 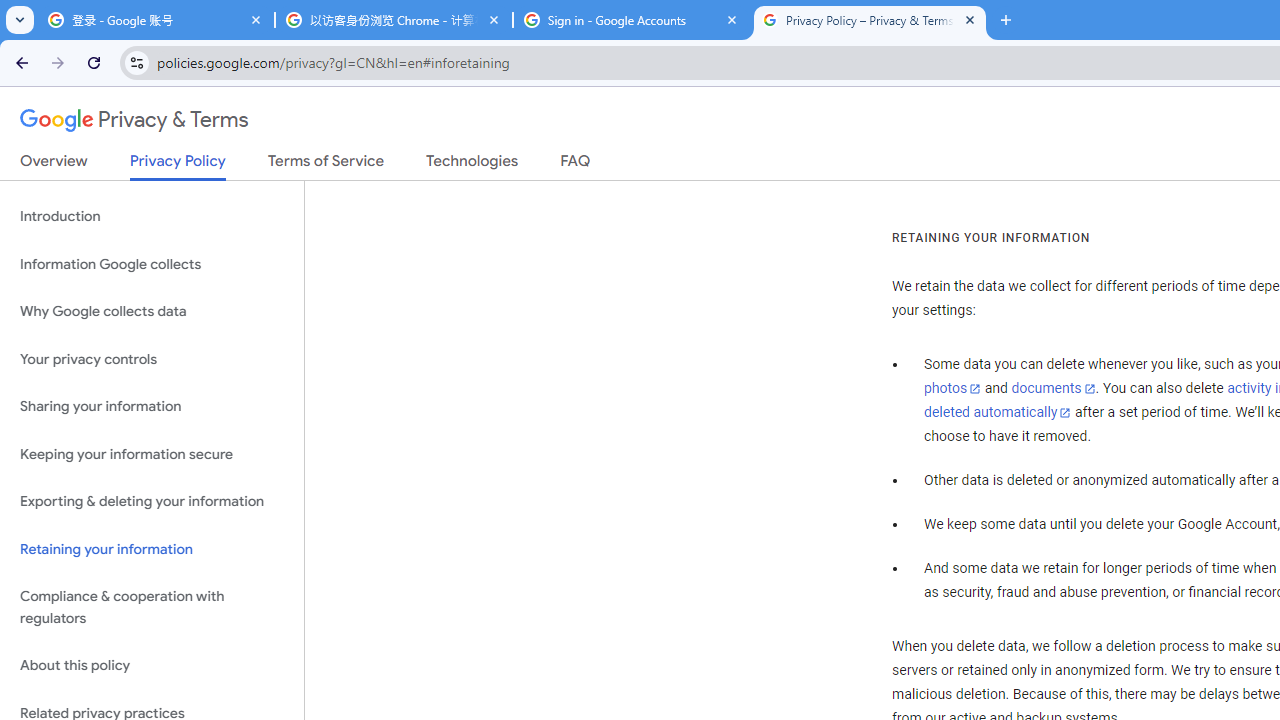 I want to click on 'Introduction', so click(x=151, y=217).